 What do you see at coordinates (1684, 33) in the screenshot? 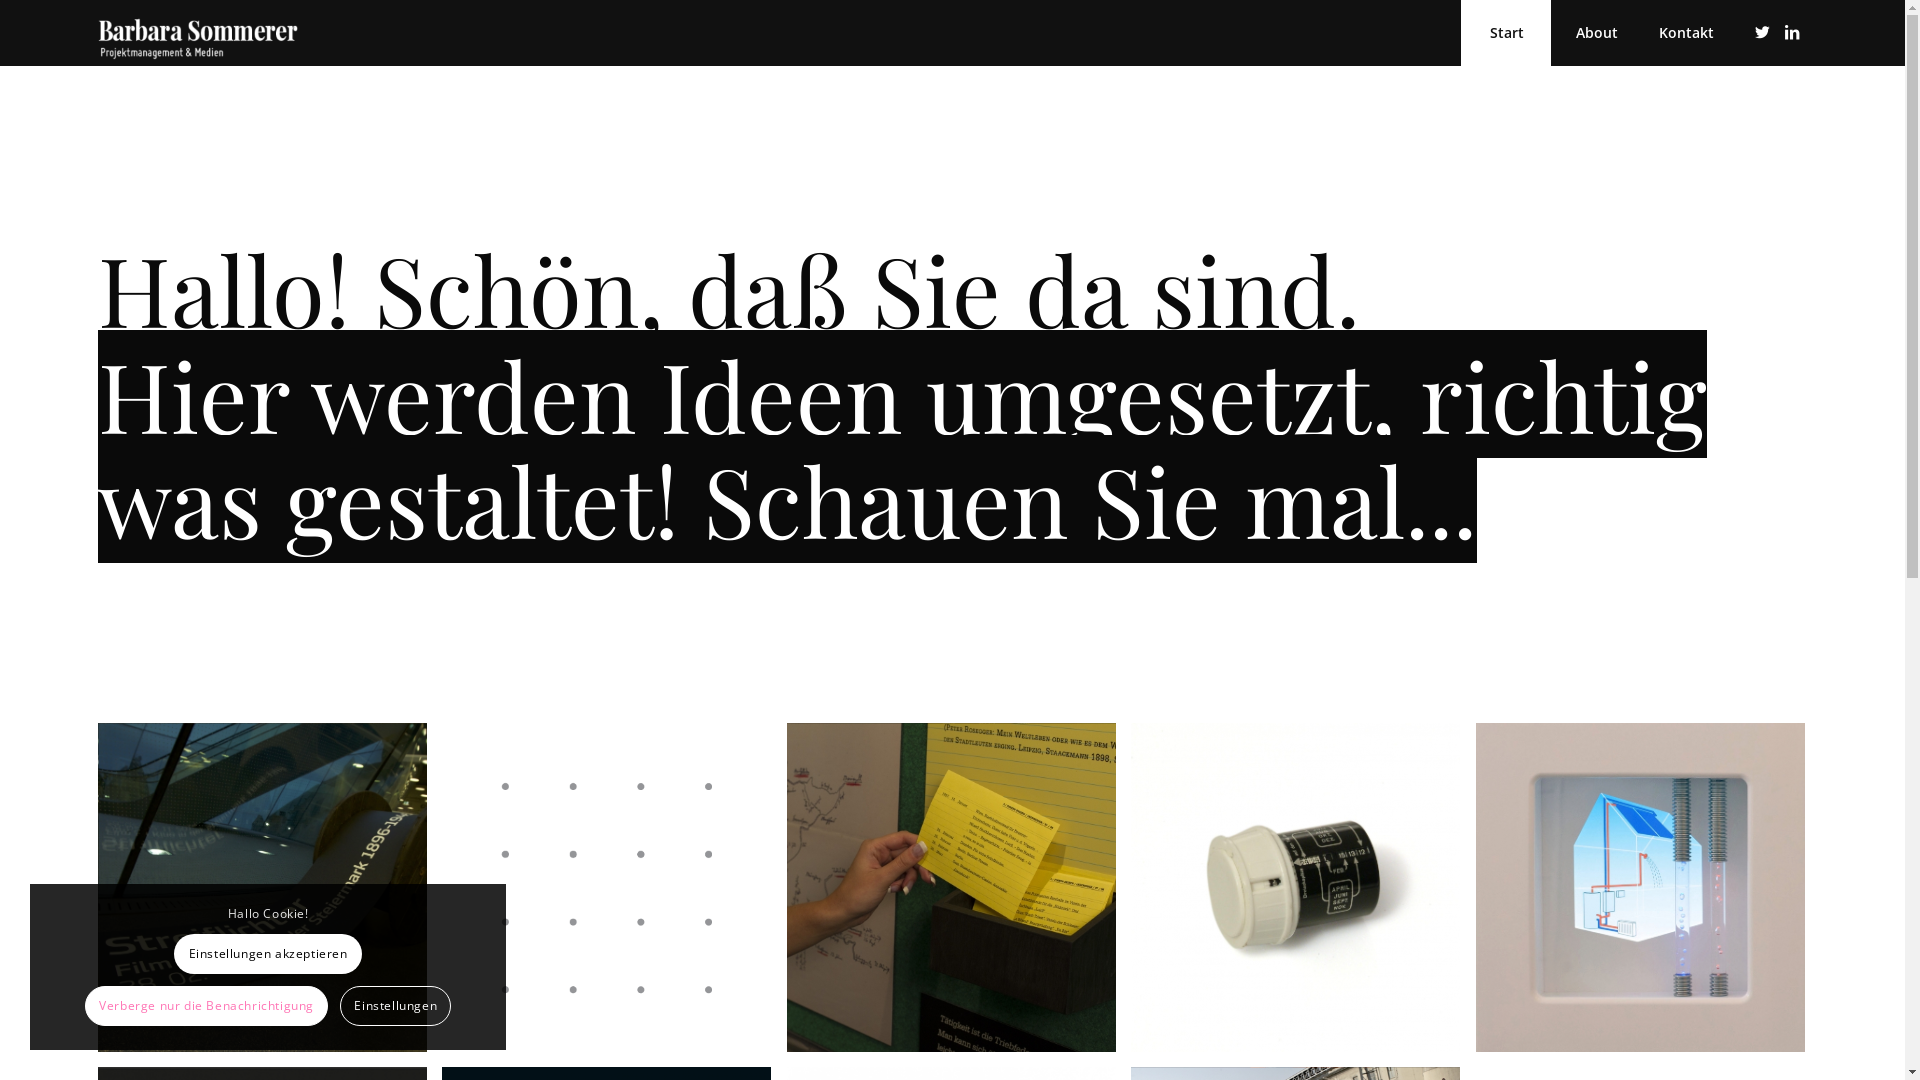
I see `'Kontakt'` at bounding box center [1684, 33].